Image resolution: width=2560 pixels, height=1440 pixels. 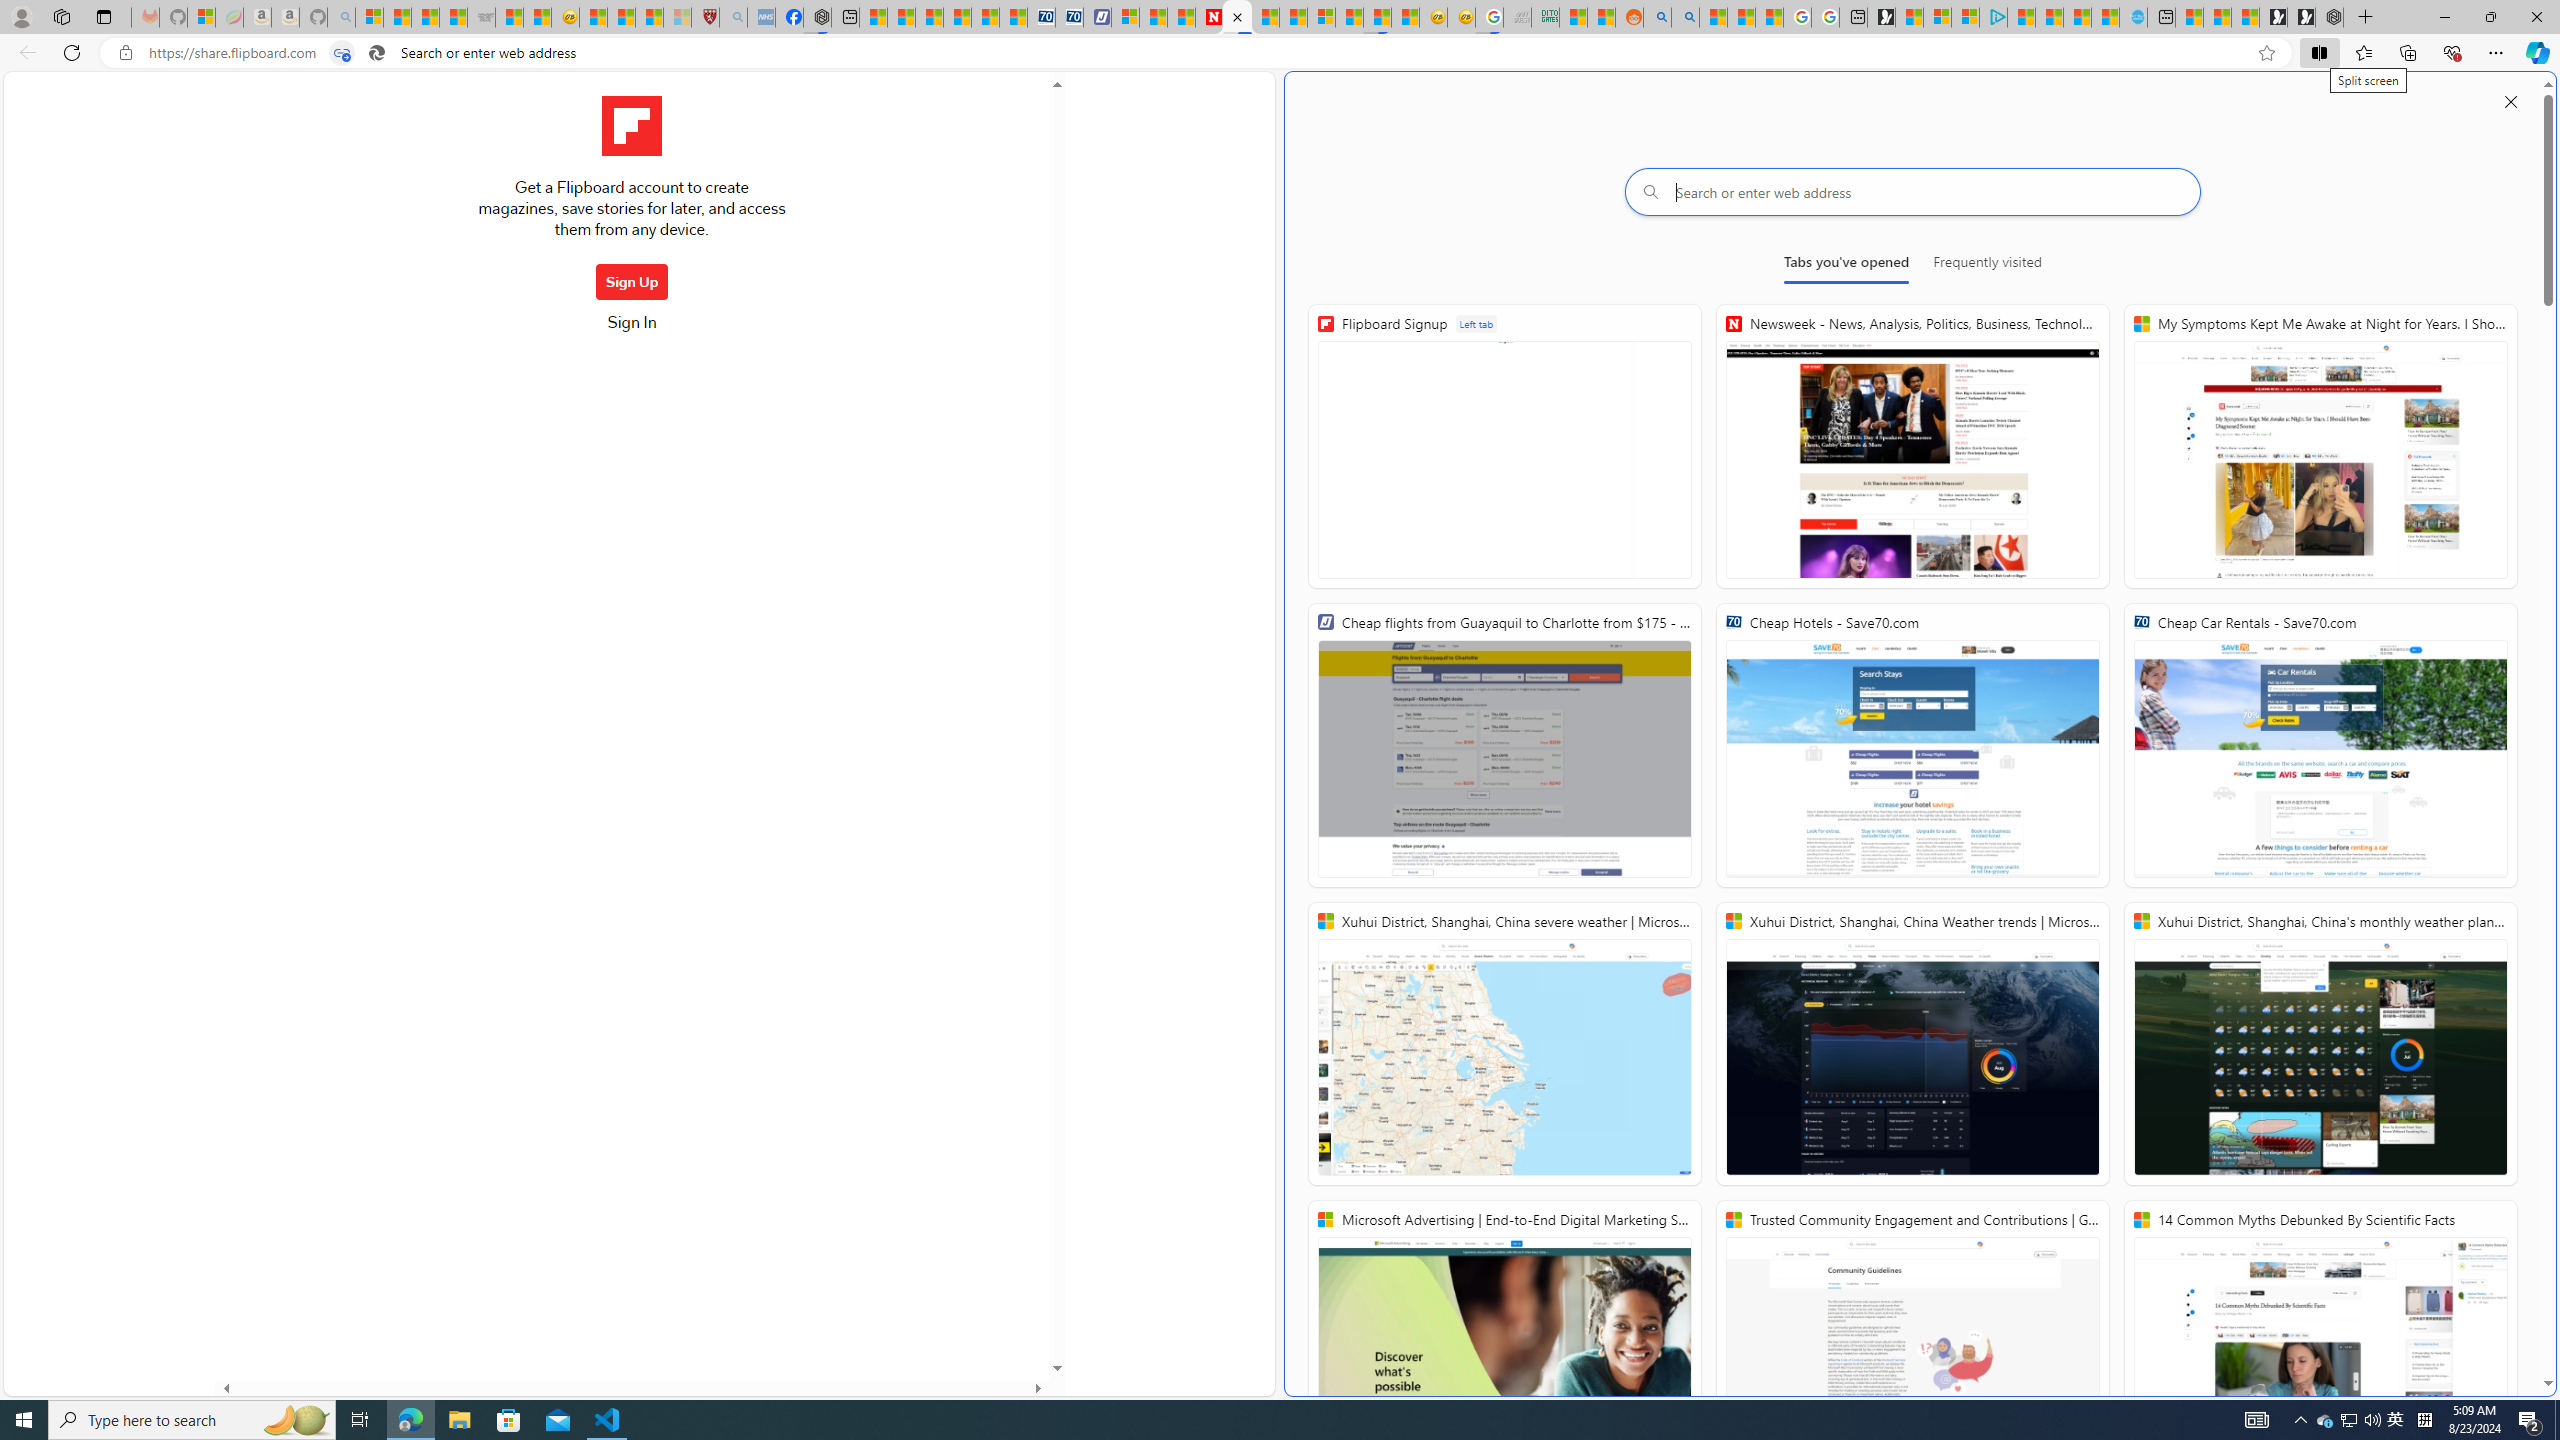 What do you see at coordinates (2300, 16) in the screenshot?
I see `'Play Free Online Games | Games from Microsoft Start'` at bounding box center [2300, 16].